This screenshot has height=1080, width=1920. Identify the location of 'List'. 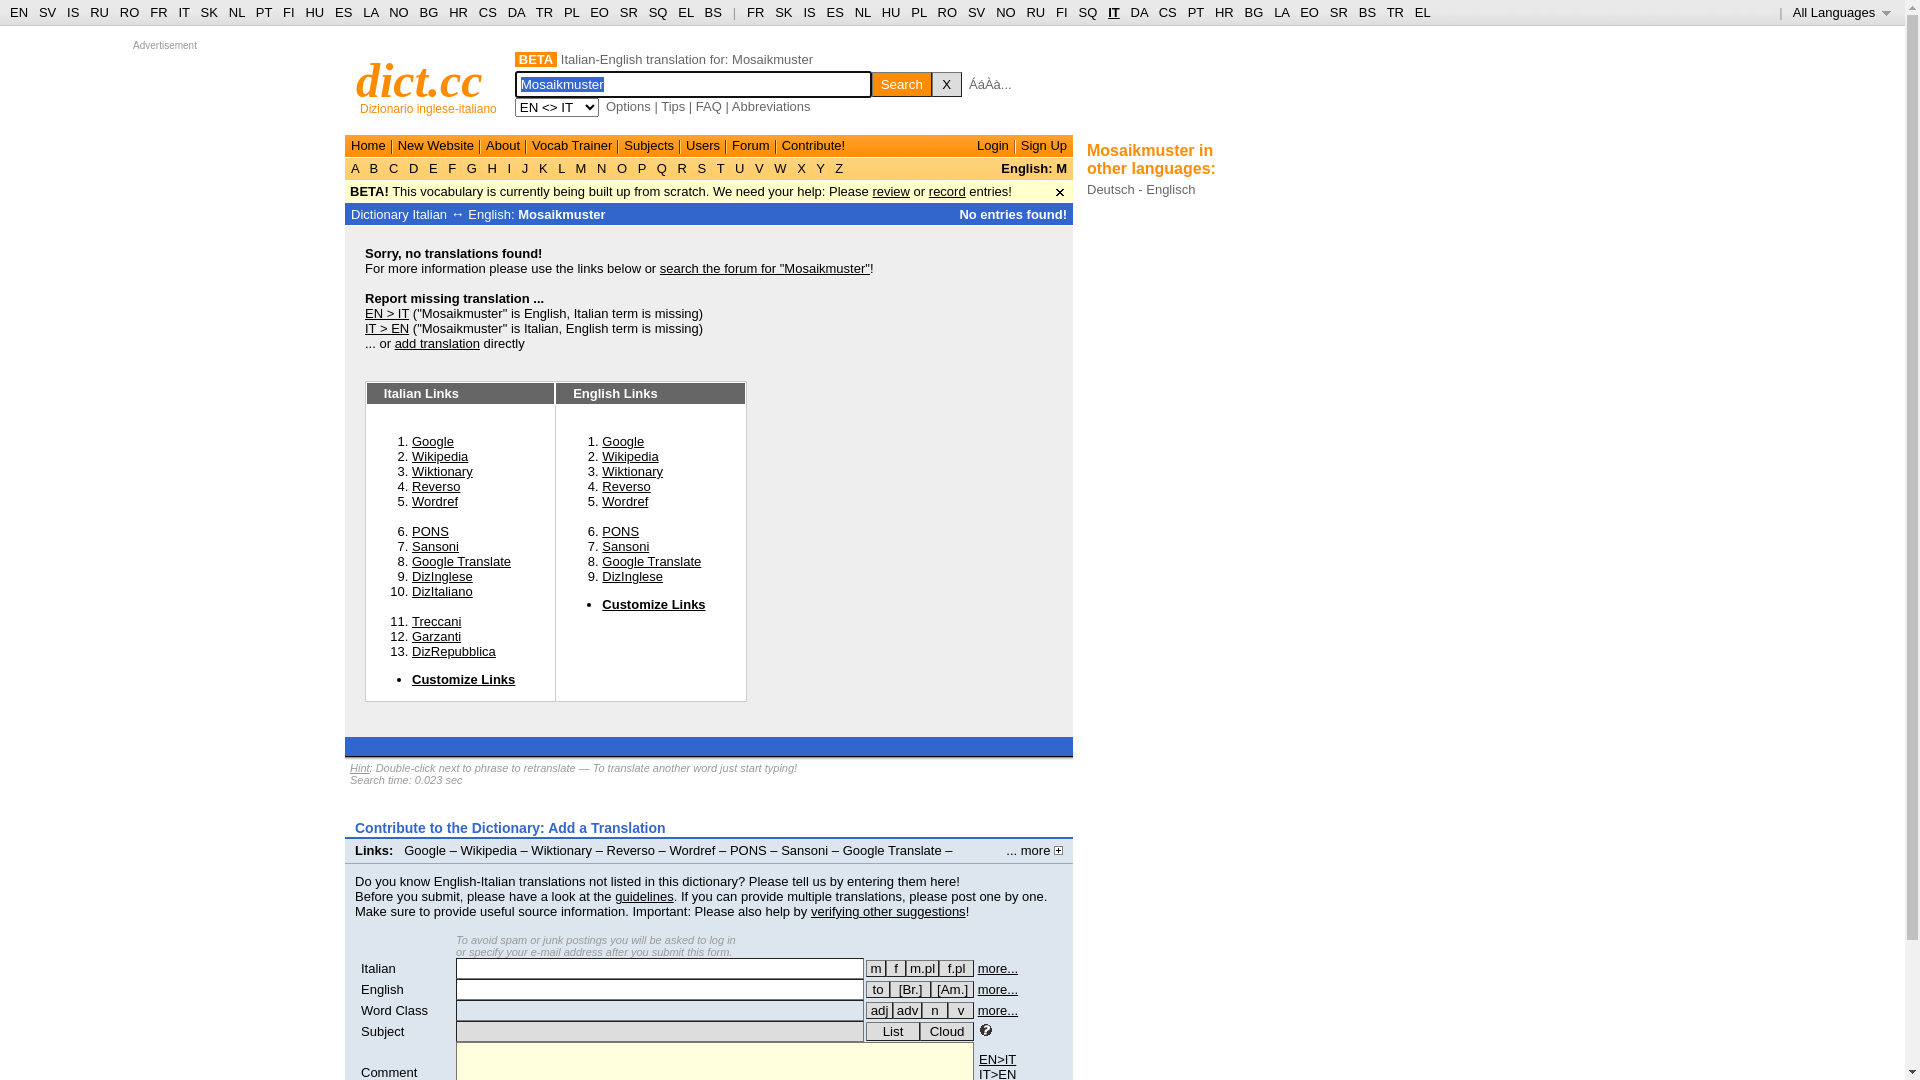
(891, 1031).